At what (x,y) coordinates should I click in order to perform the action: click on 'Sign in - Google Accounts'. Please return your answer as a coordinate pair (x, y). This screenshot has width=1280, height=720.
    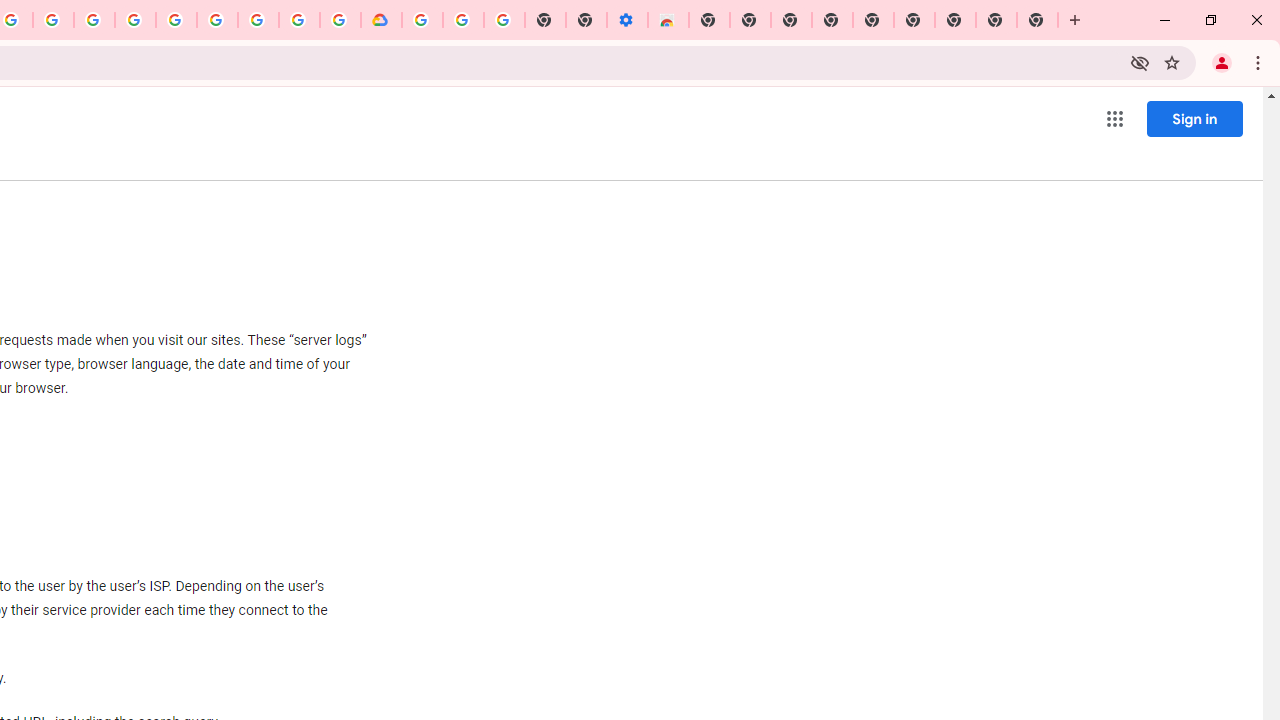
    Looking at the image, I should click on (421, 20).